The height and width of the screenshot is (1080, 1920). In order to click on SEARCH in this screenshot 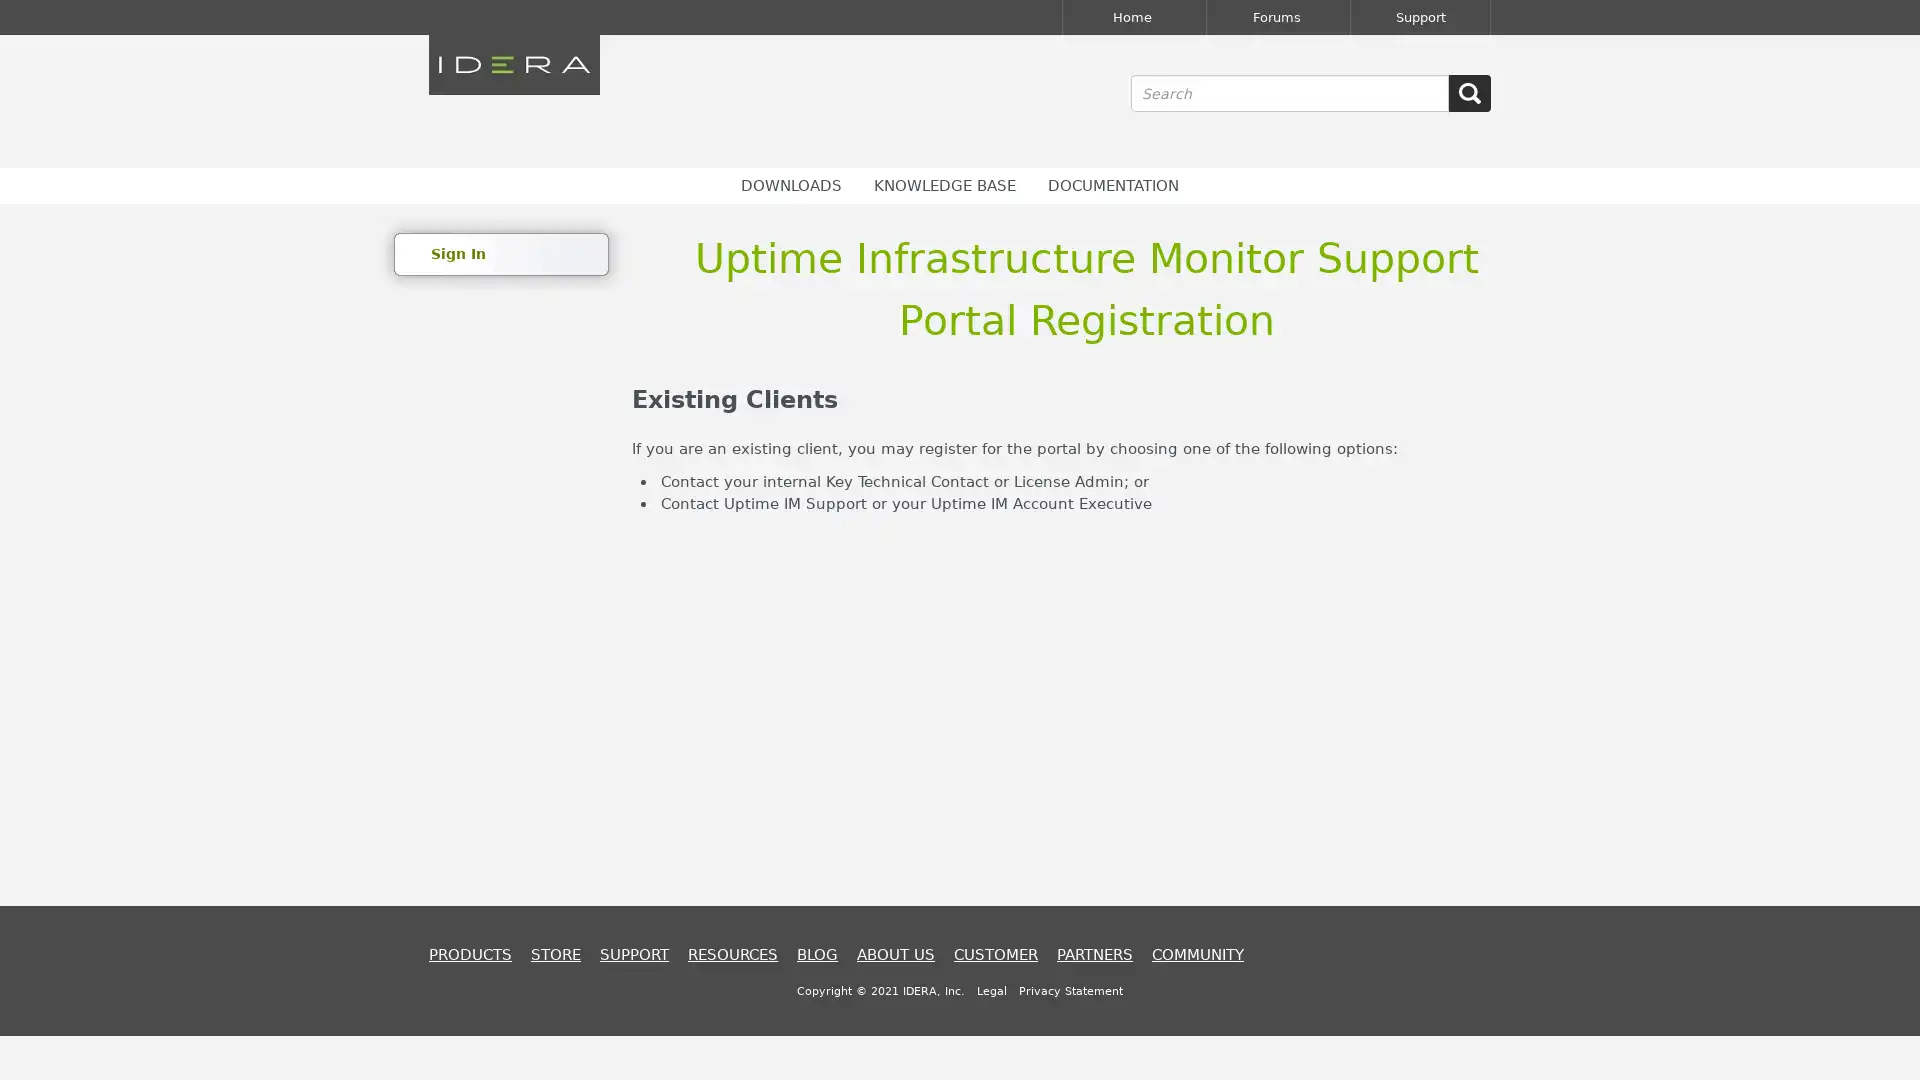, I will do `click(1469, 93)`.